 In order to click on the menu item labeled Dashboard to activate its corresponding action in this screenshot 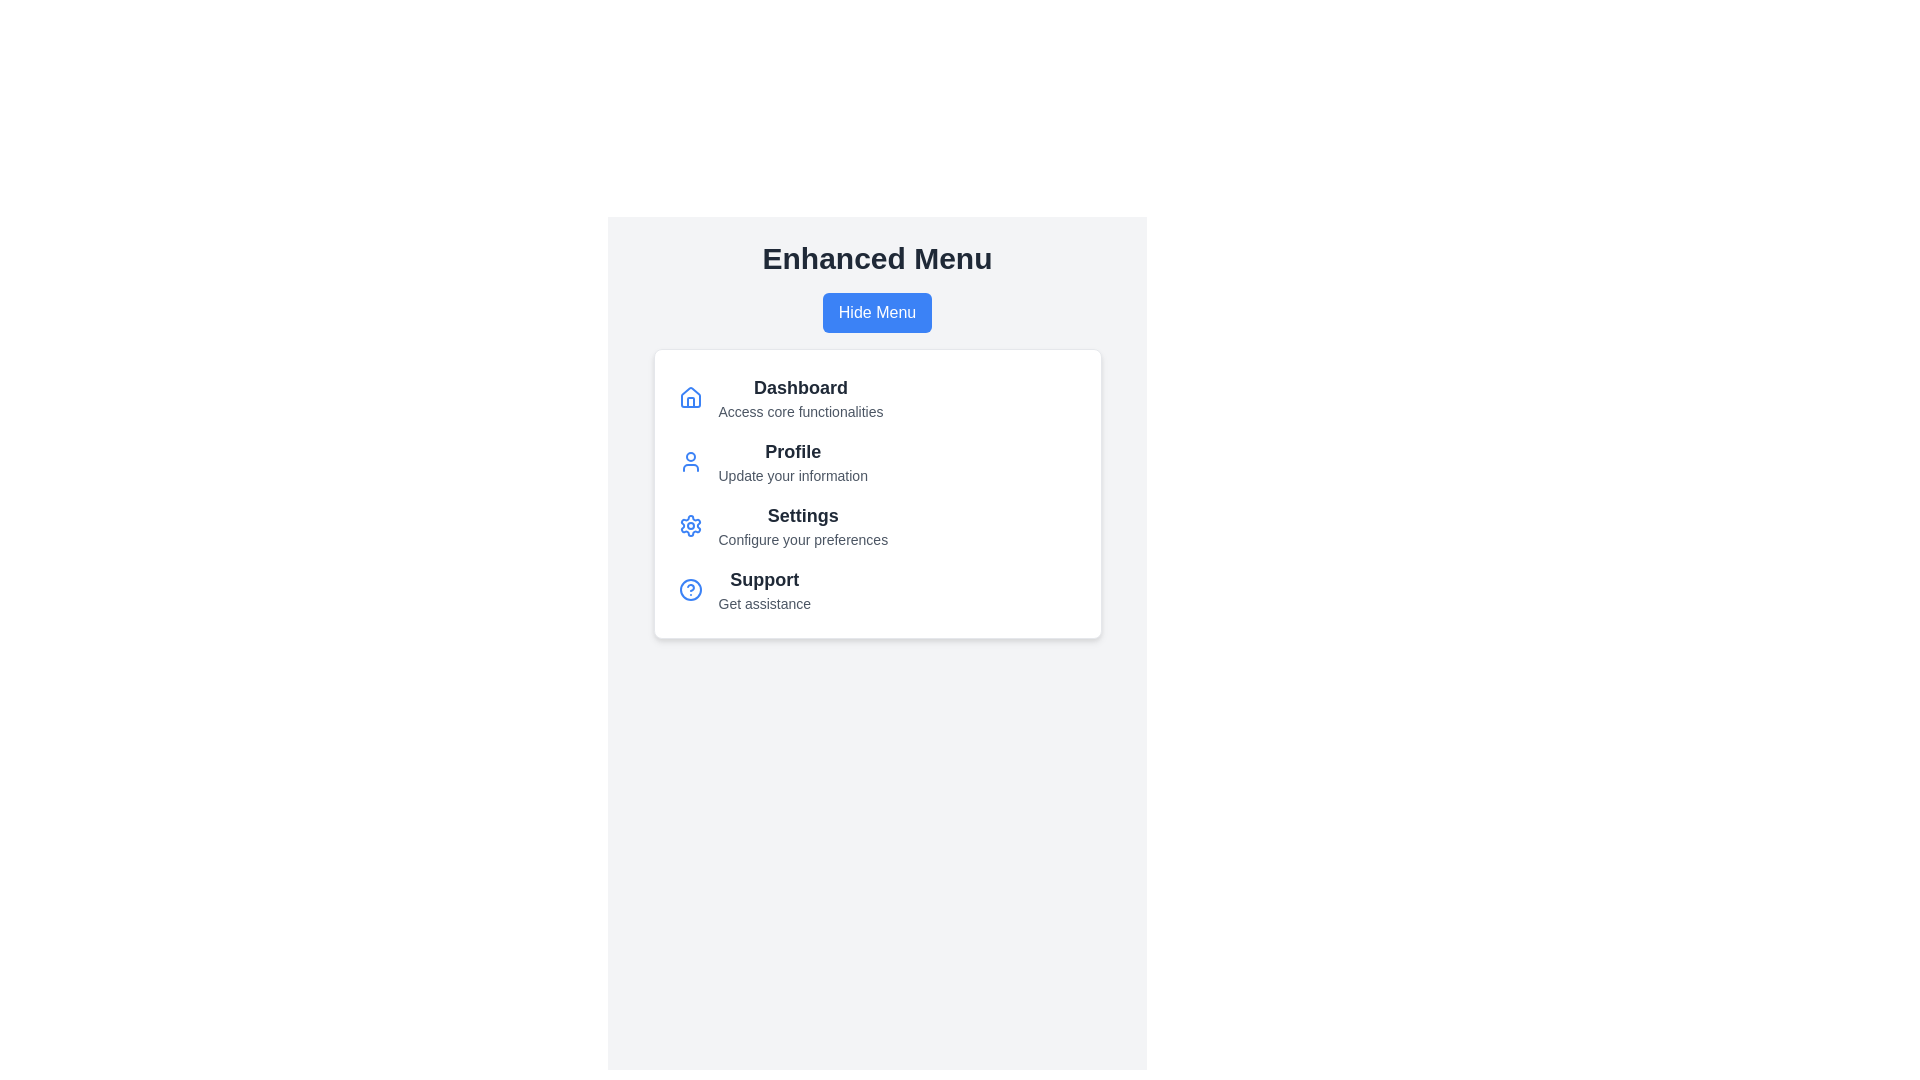, I will do `click(801, 388)`.